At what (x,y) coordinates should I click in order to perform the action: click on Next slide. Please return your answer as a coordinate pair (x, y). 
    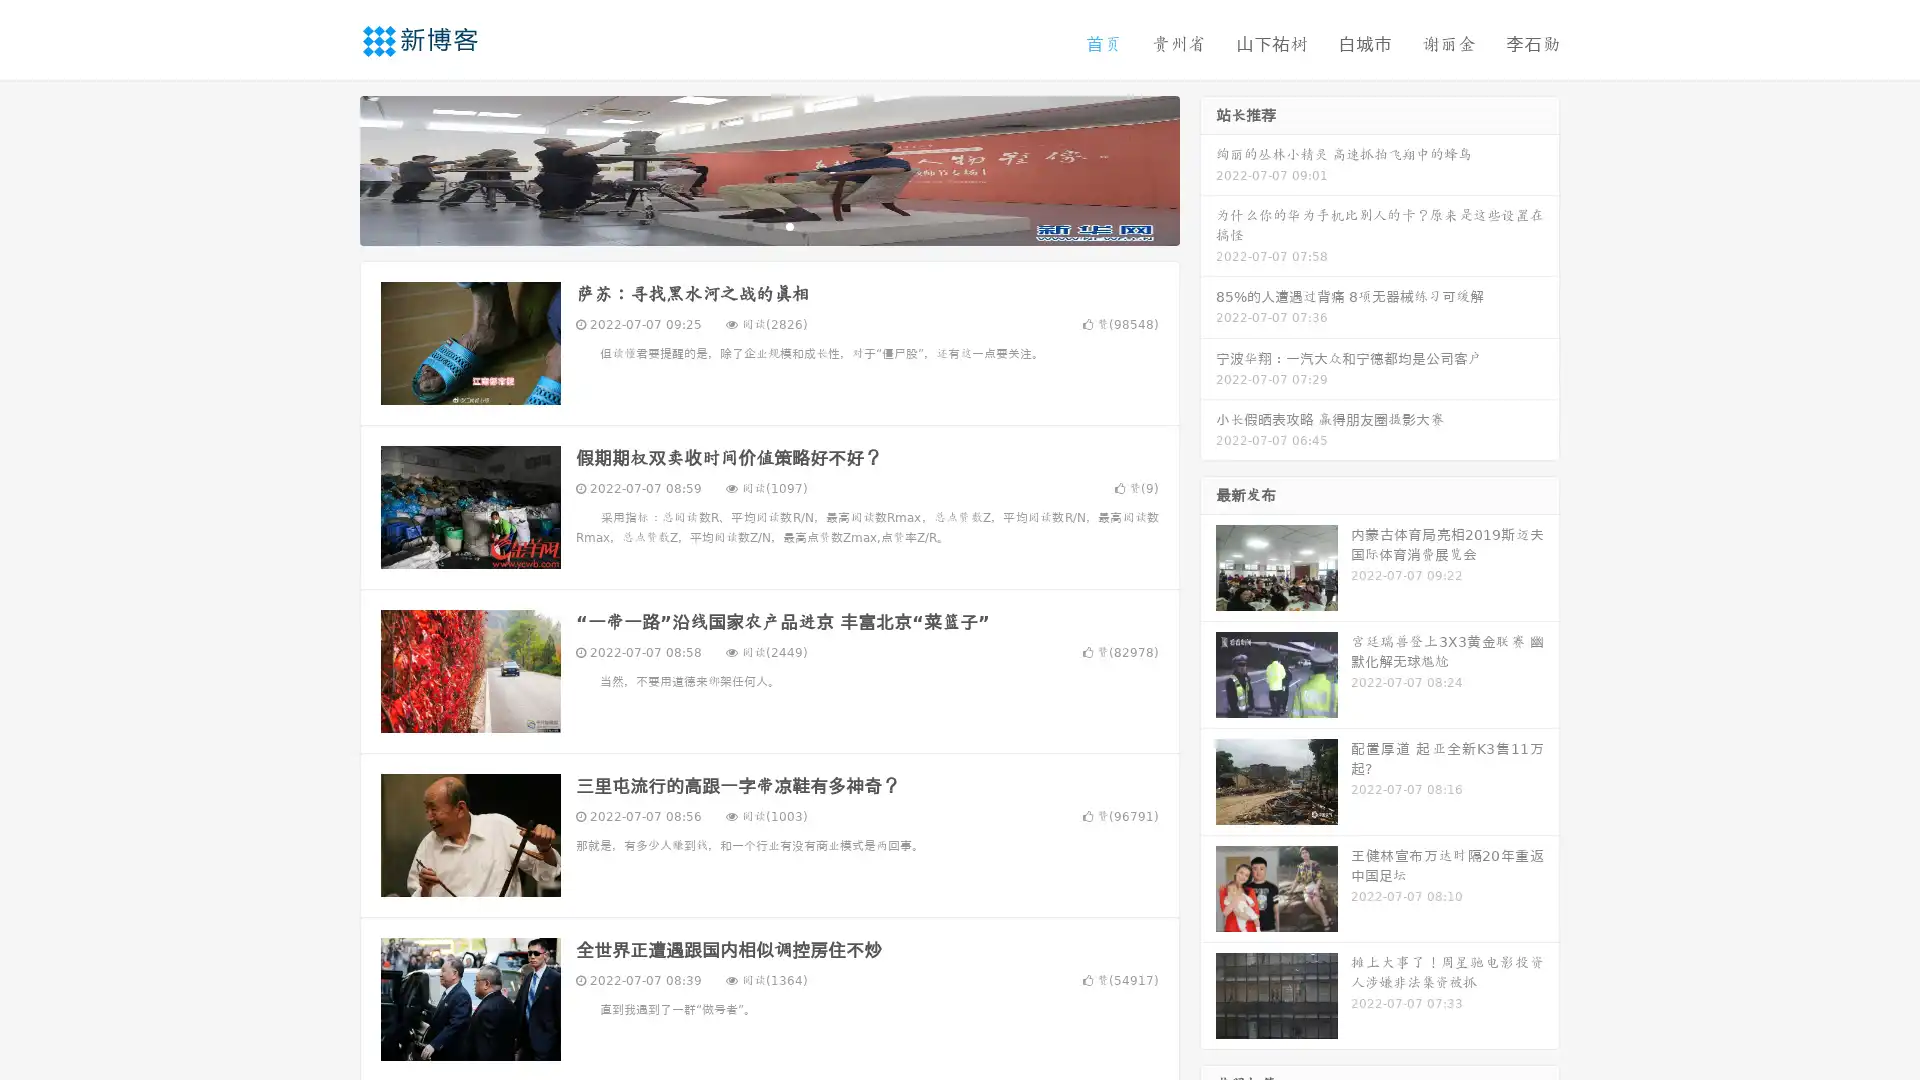
    Looking at the image, I should click on (1208, 168).